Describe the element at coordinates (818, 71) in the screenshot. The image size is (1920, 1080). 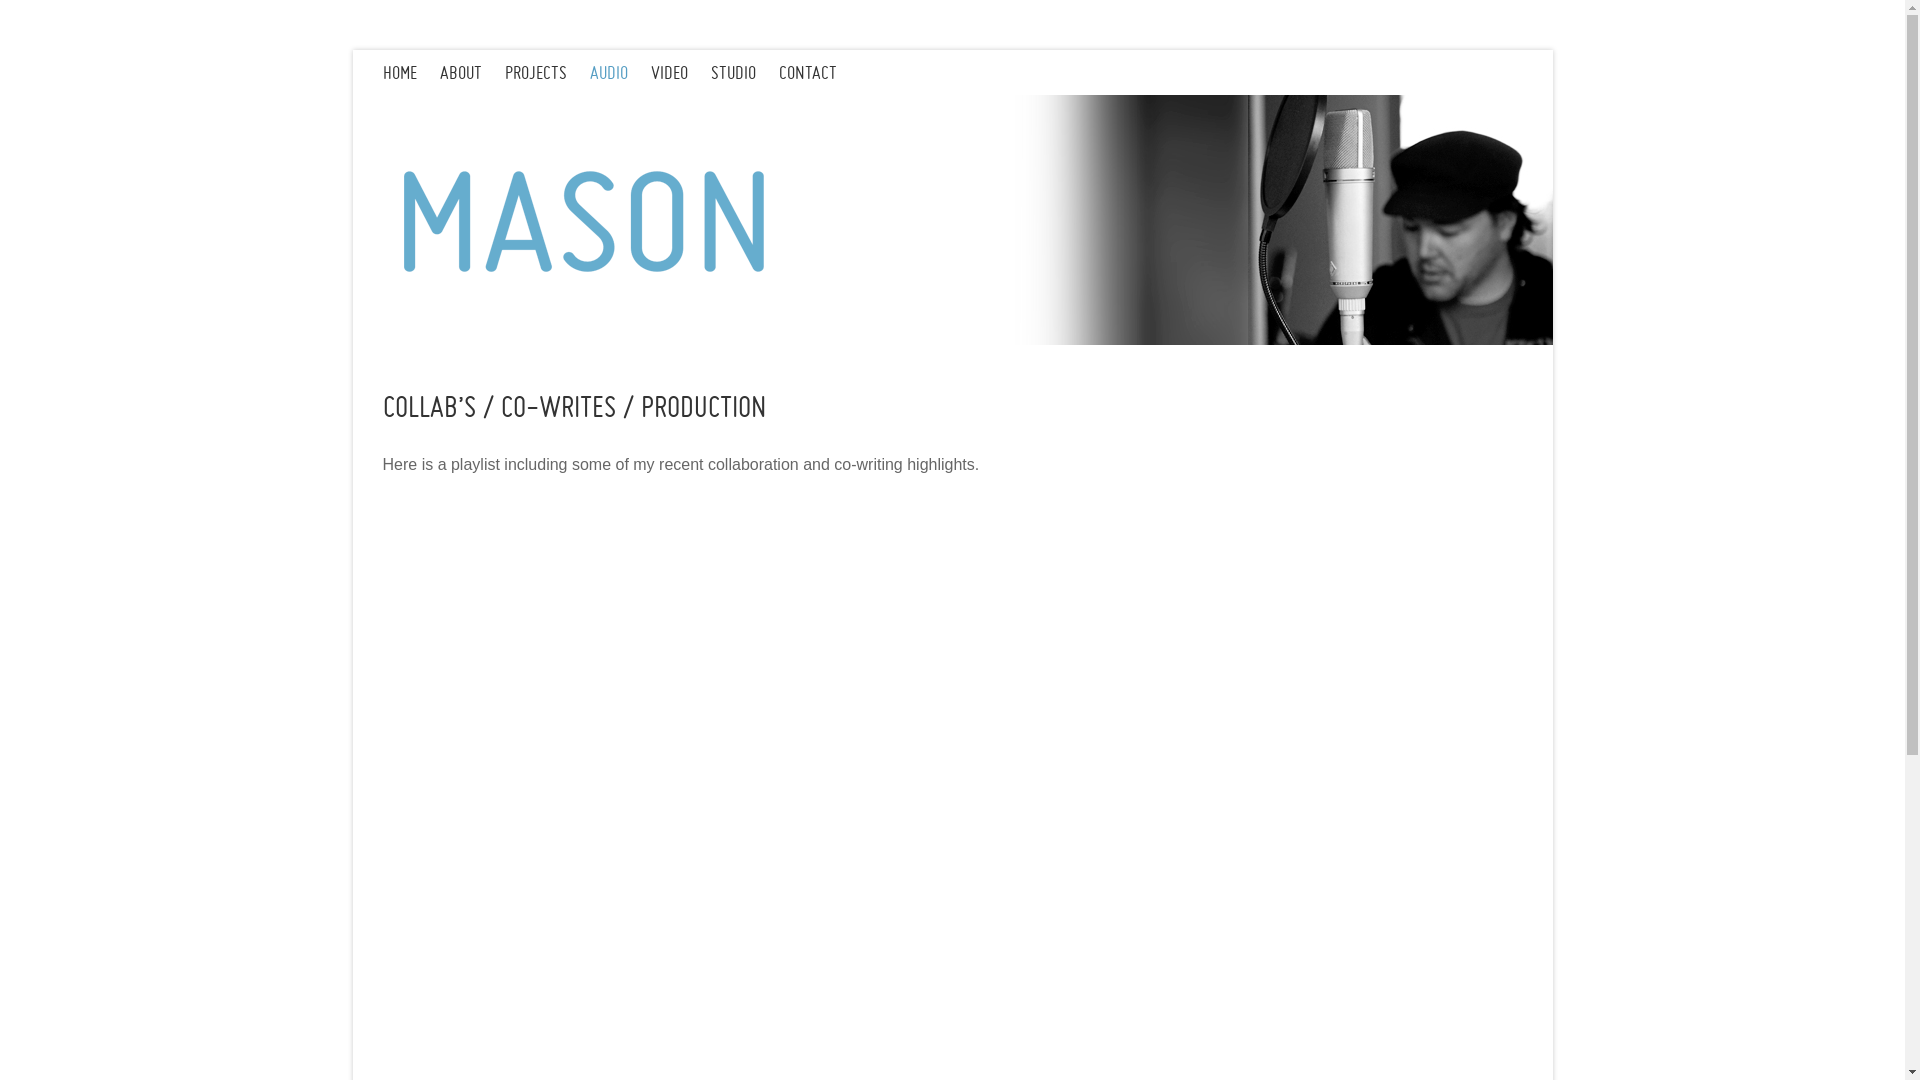
I see `'CONTACT'` at that location.